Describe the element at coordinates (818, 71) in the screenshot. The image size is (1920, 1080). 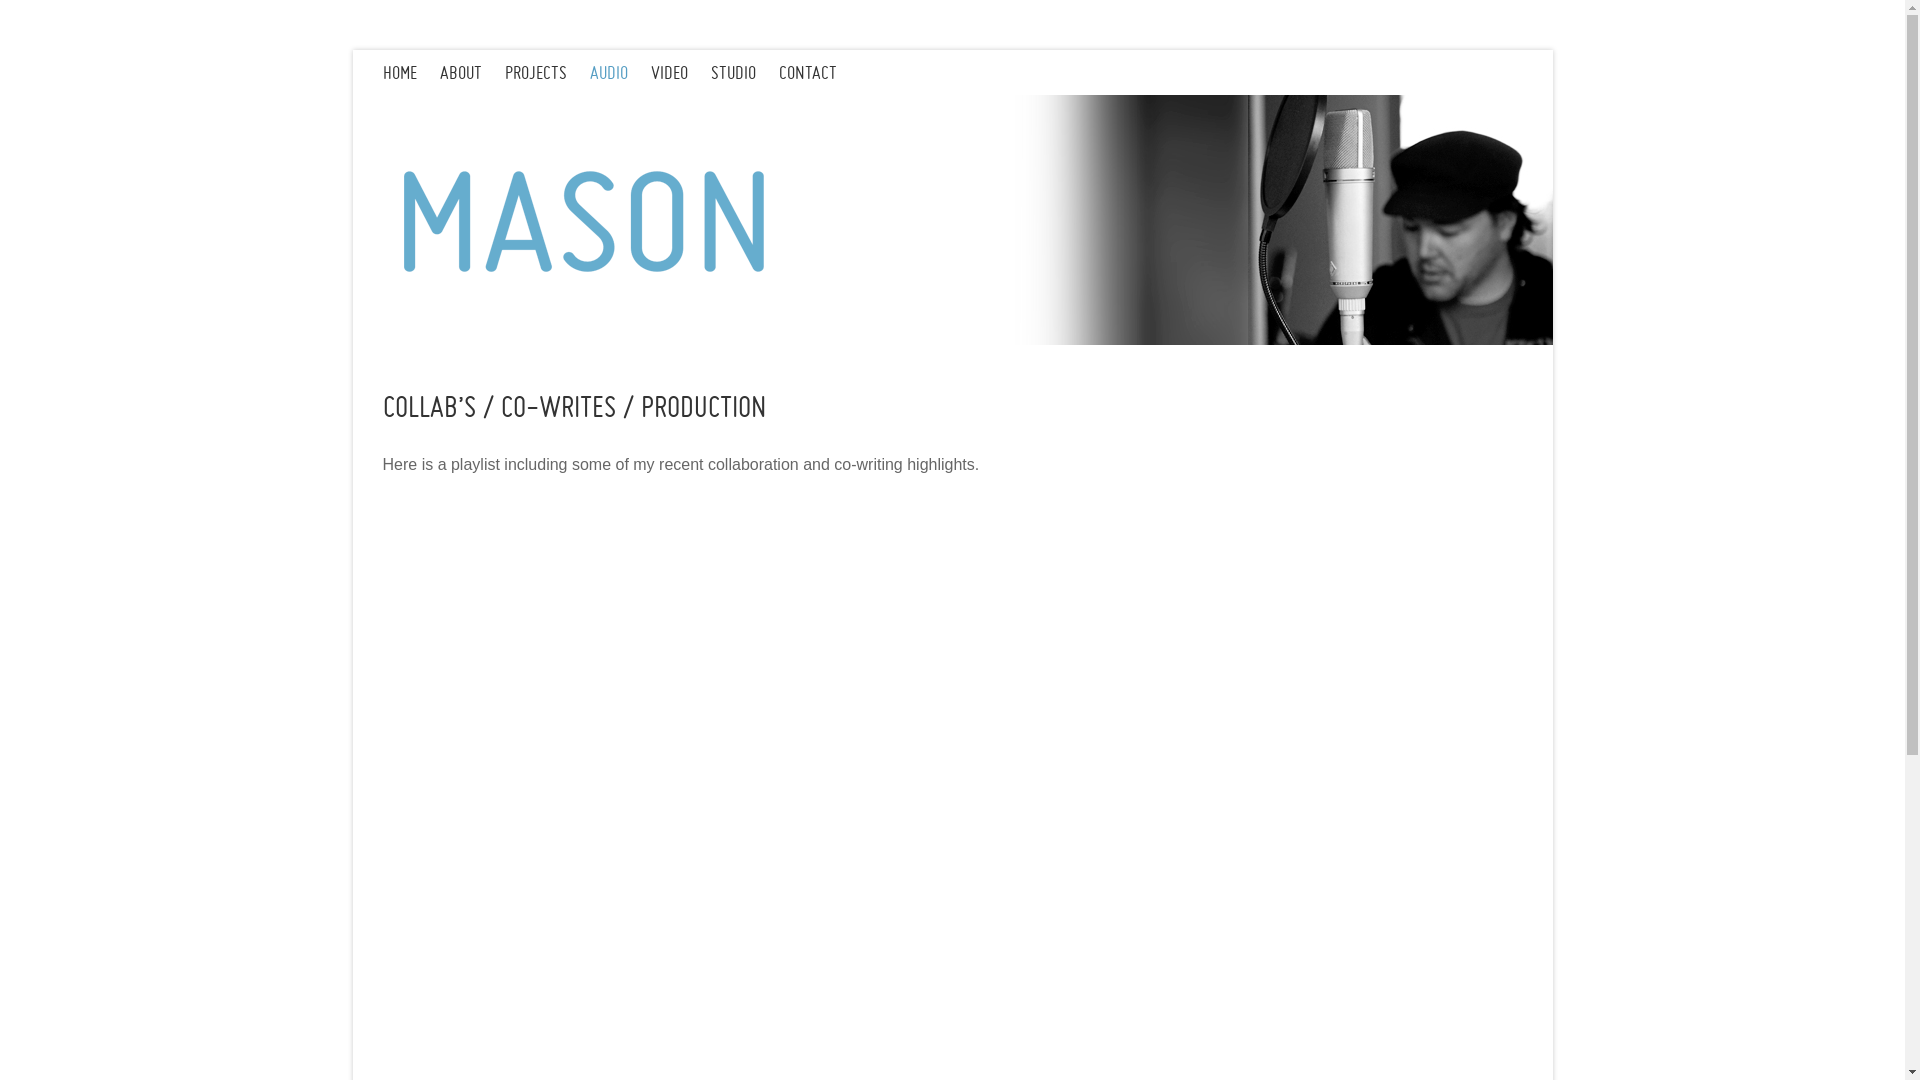
I see `'CONTACT'` at that location.